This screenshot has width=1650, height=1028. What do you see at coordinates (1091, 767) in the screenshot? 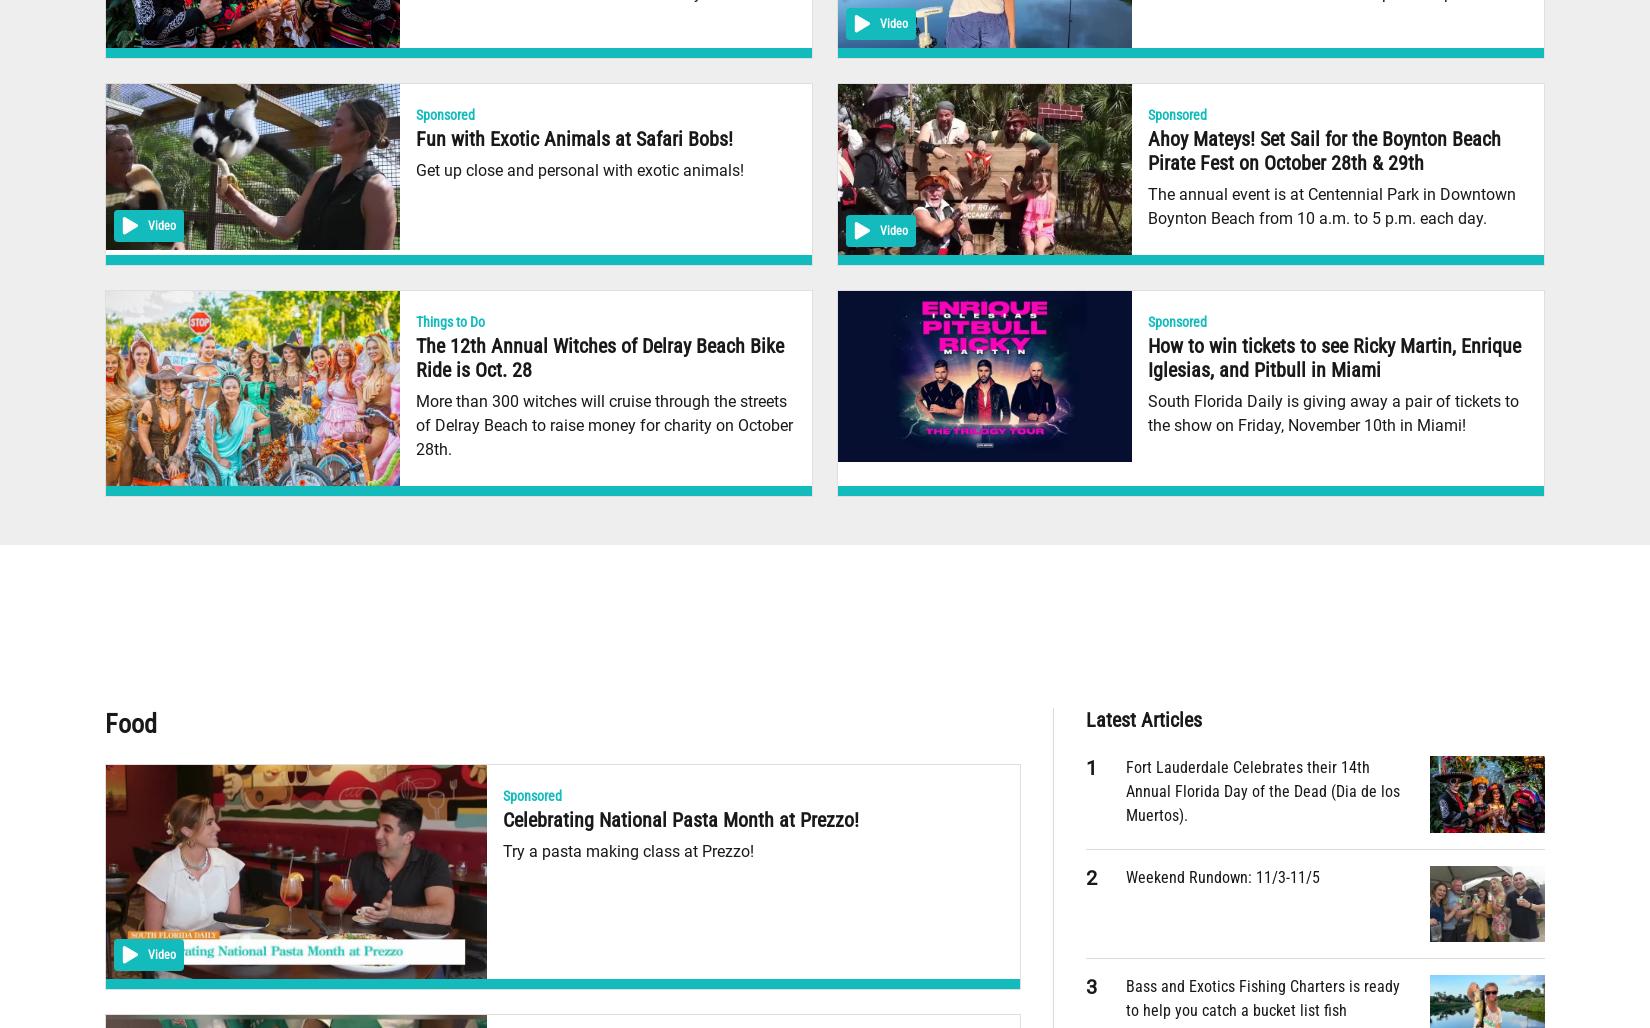
I see `'1'` at bounding box center [1091, 767].